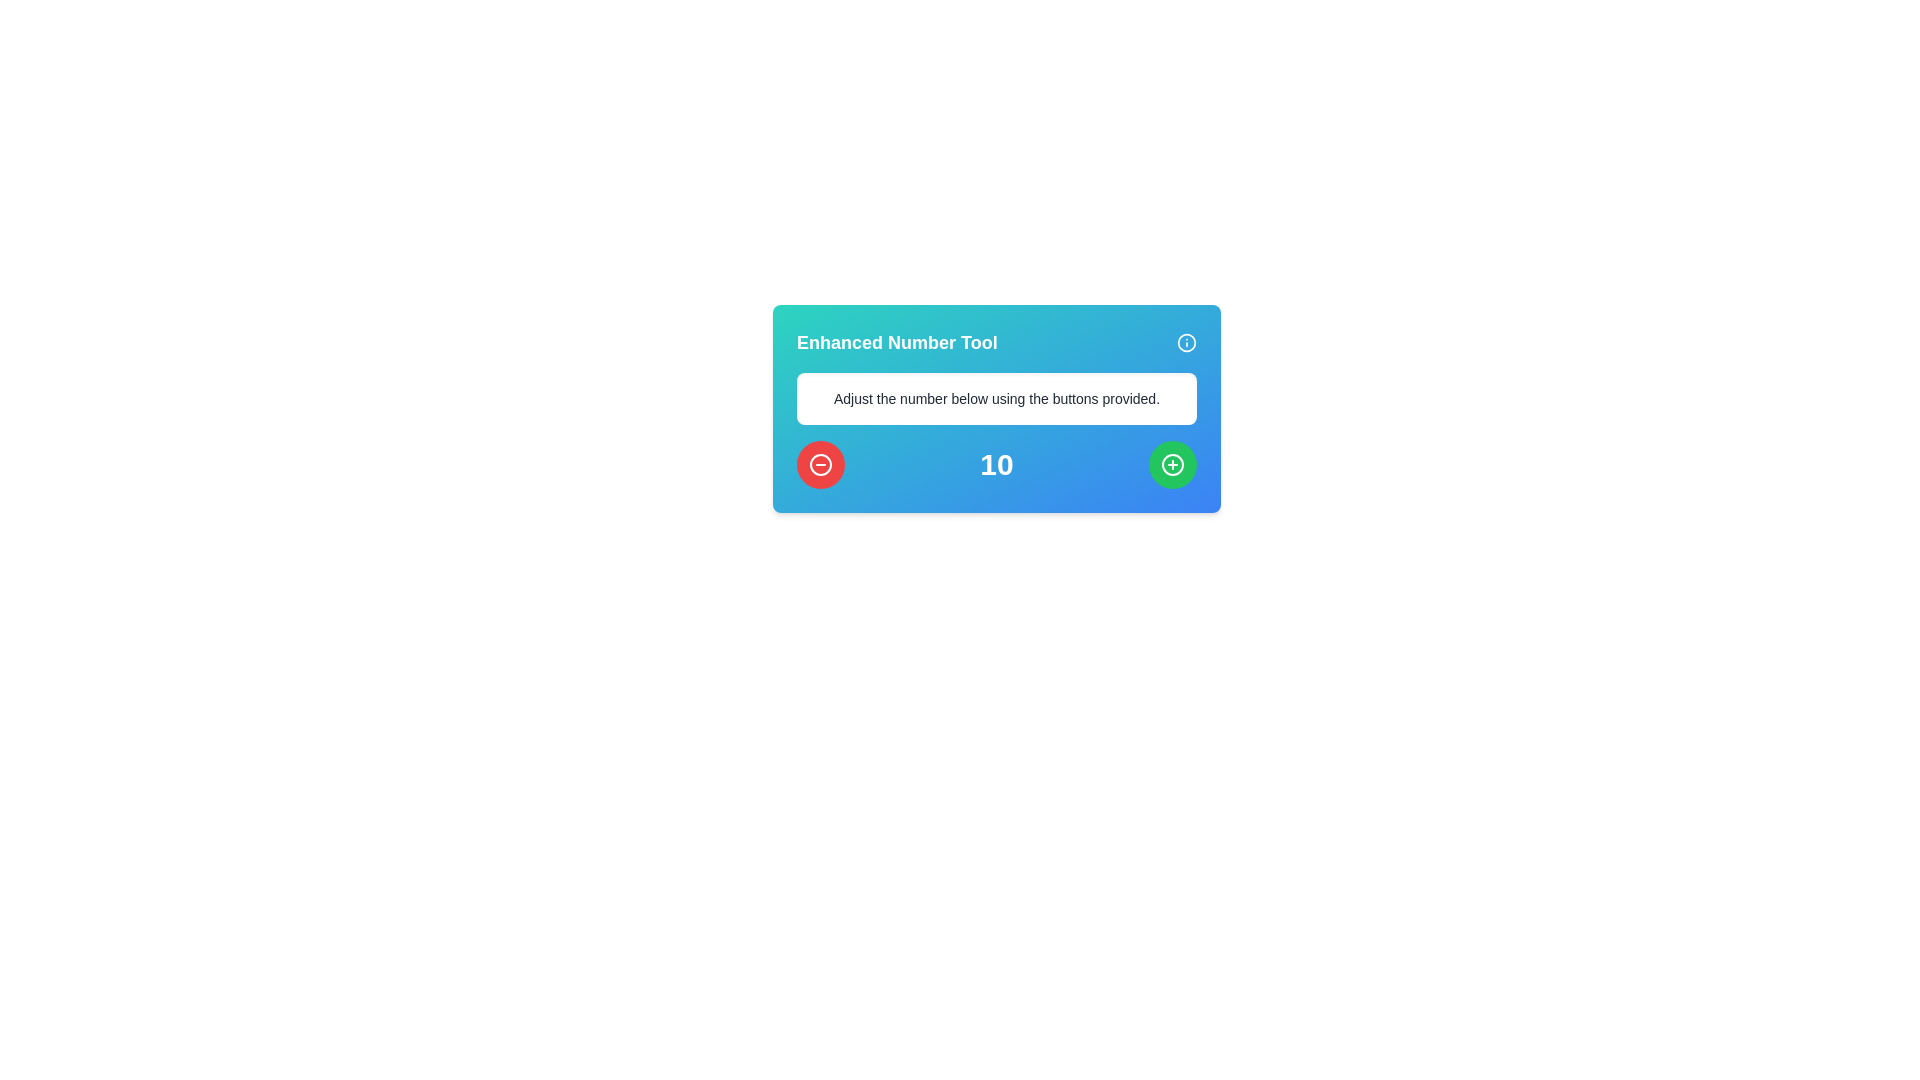 This screenshot has width=1920, height=1080. I want to click on the bold, large, white numeral '10' displayed on a blue gradient background, which is centrally located between a red button and a green button, so click(997, 465).